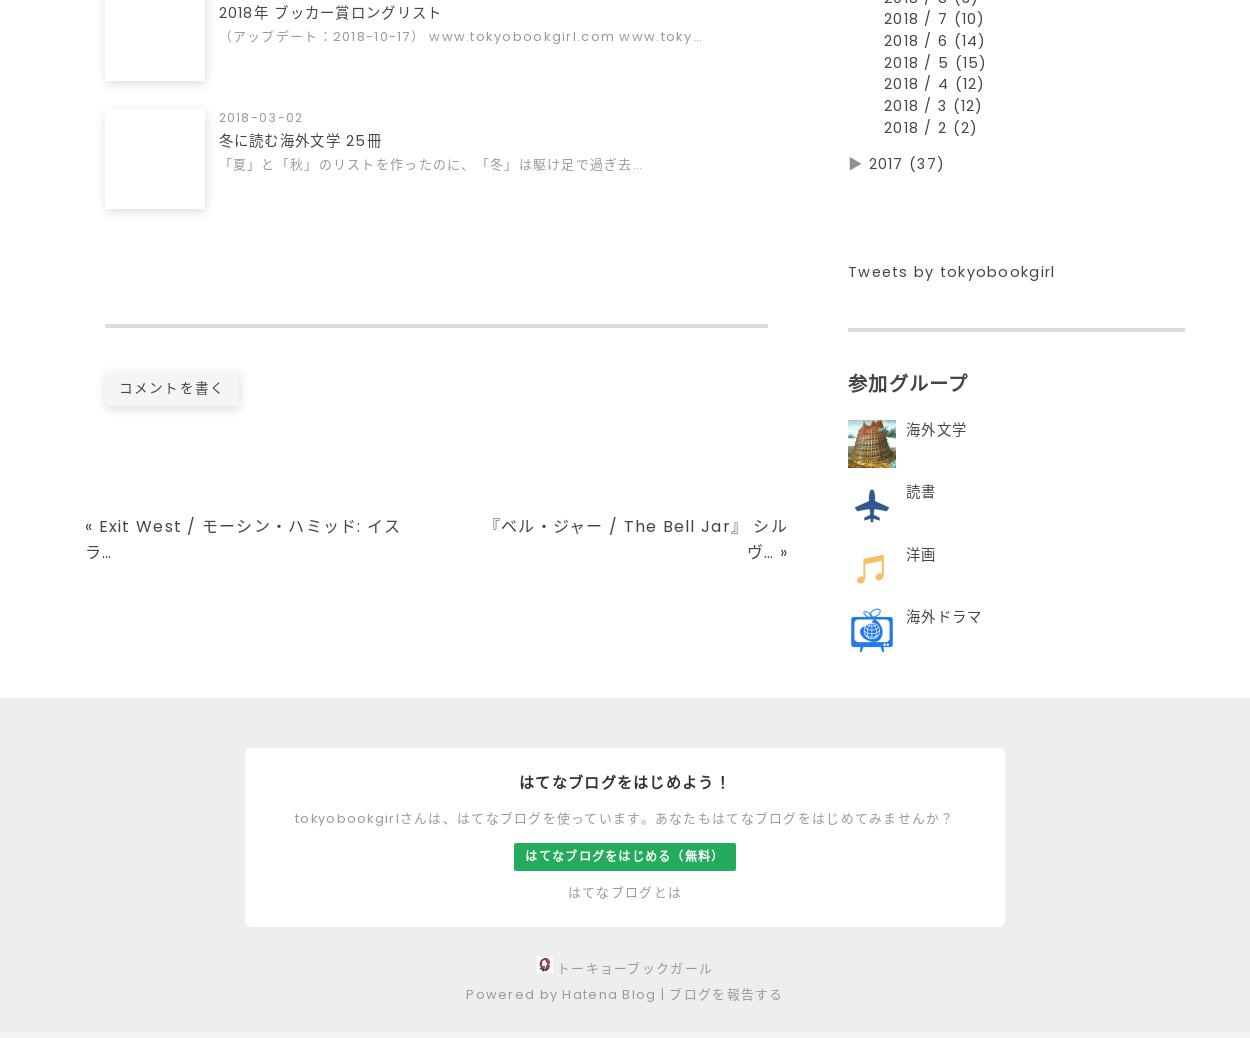 The height and width of the screenshot is (1038, 1250). I want to click on 'Hatena Blog', so click(608, 1003).